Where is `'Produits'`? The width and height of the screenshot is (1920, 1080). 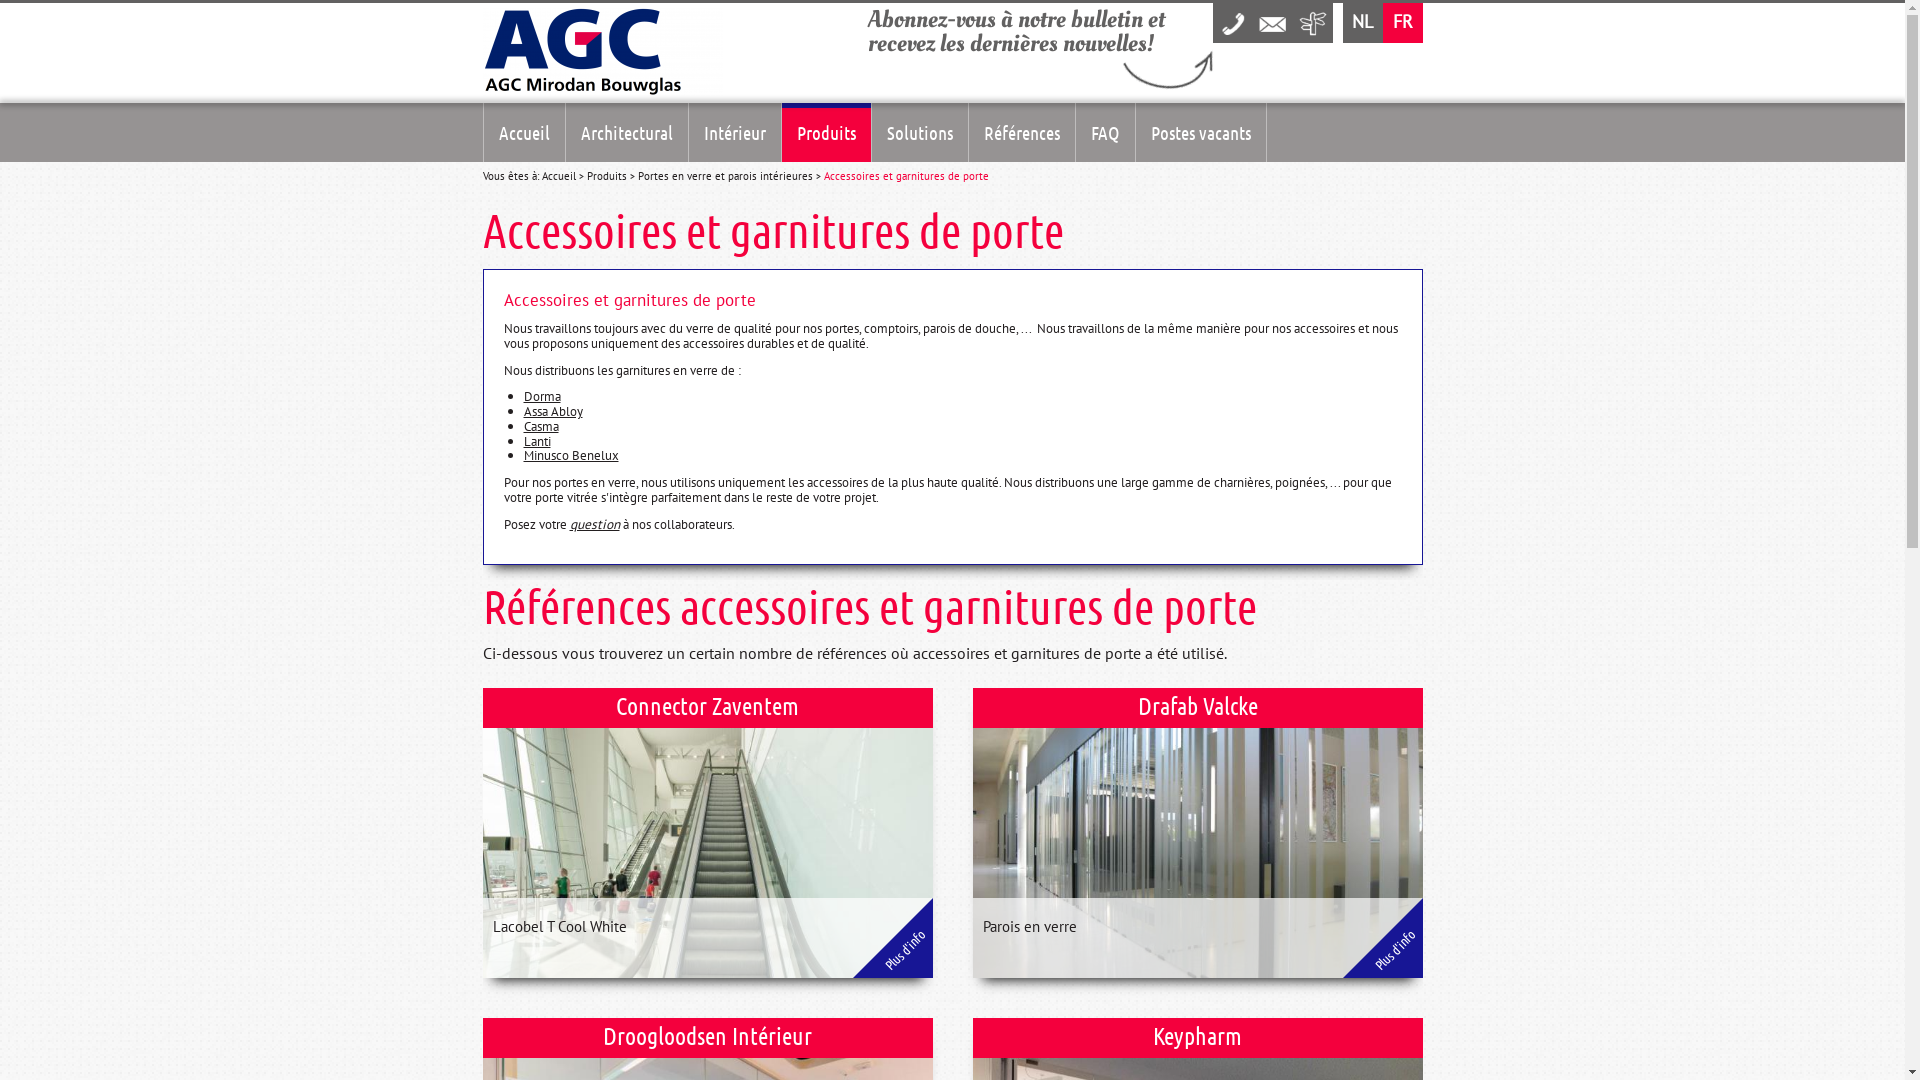
'Produits' is located at coordinates (604, 175).